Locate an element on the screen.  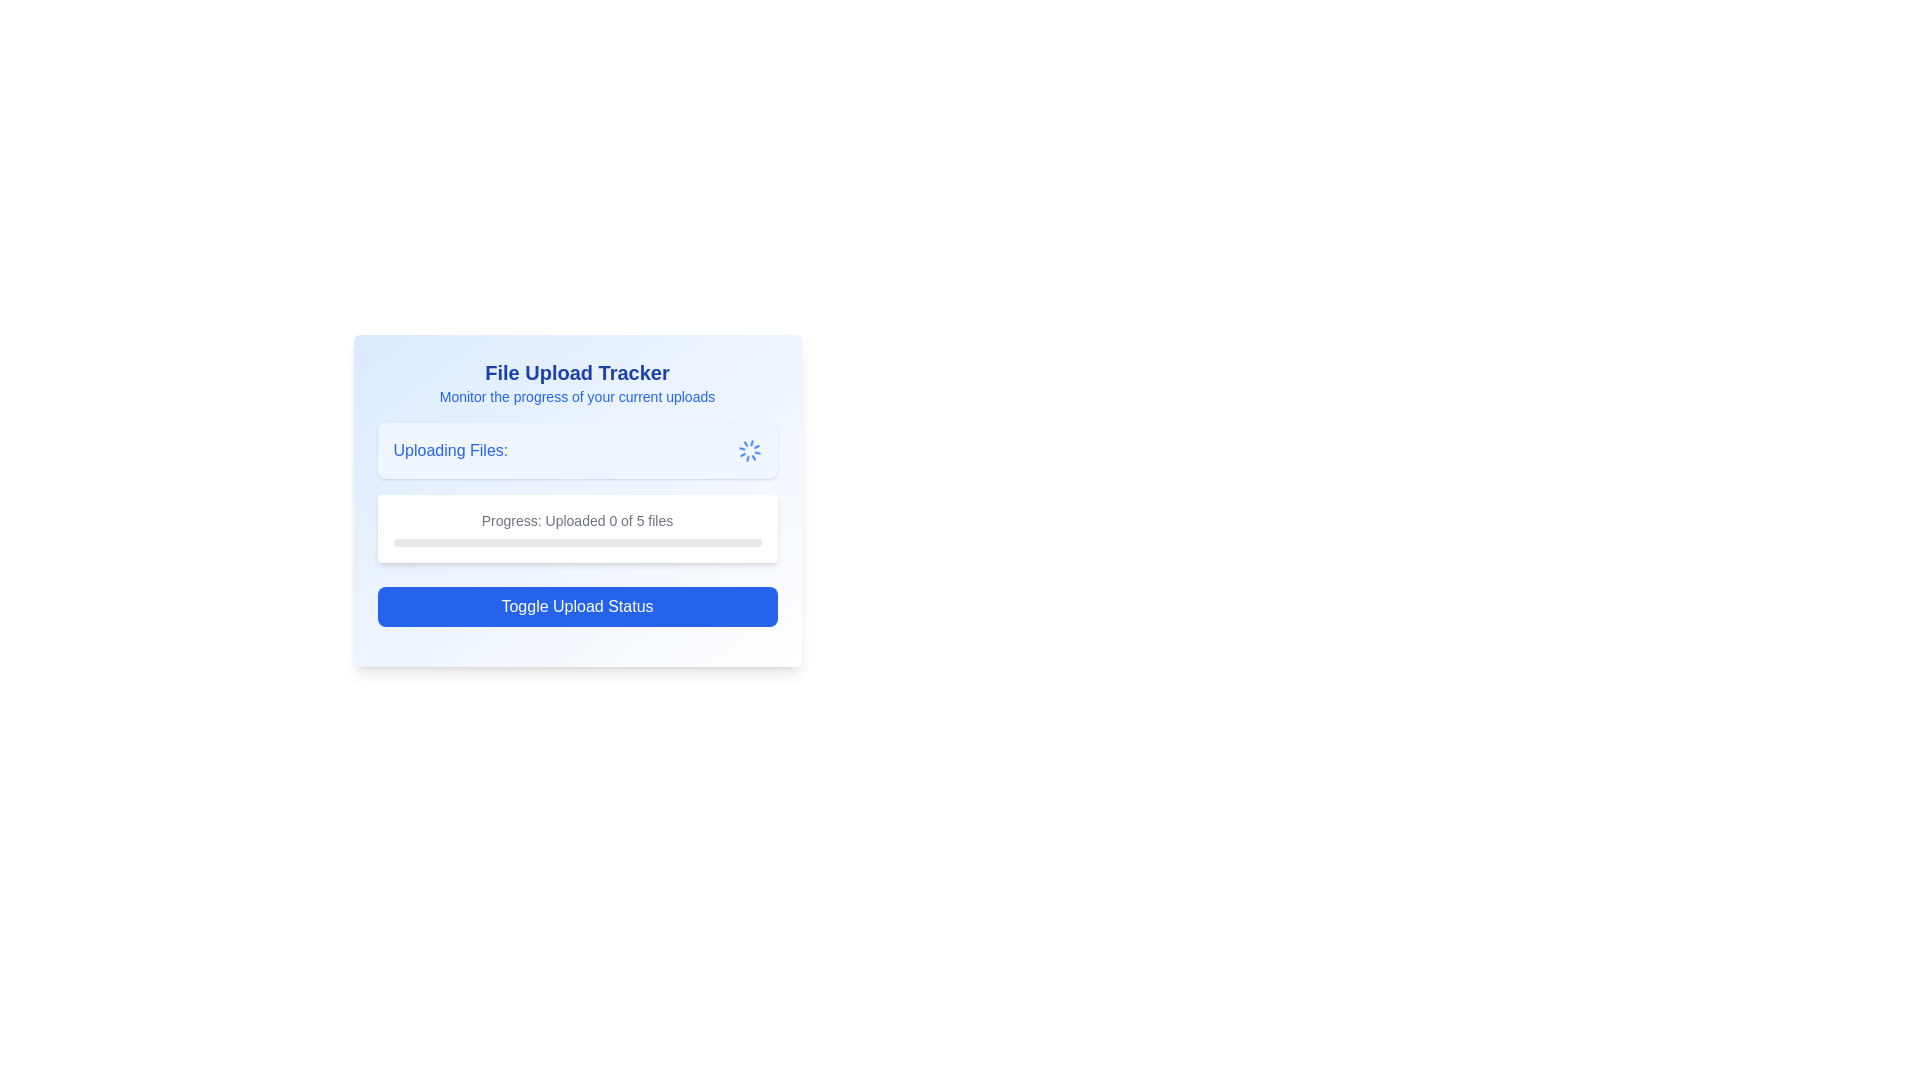
the static text element that reads 'Monitor the progress of your current uploads', which is styled in blue and positioned below the 'File Upload Tracker' heading is located at coordinates (576, 397).